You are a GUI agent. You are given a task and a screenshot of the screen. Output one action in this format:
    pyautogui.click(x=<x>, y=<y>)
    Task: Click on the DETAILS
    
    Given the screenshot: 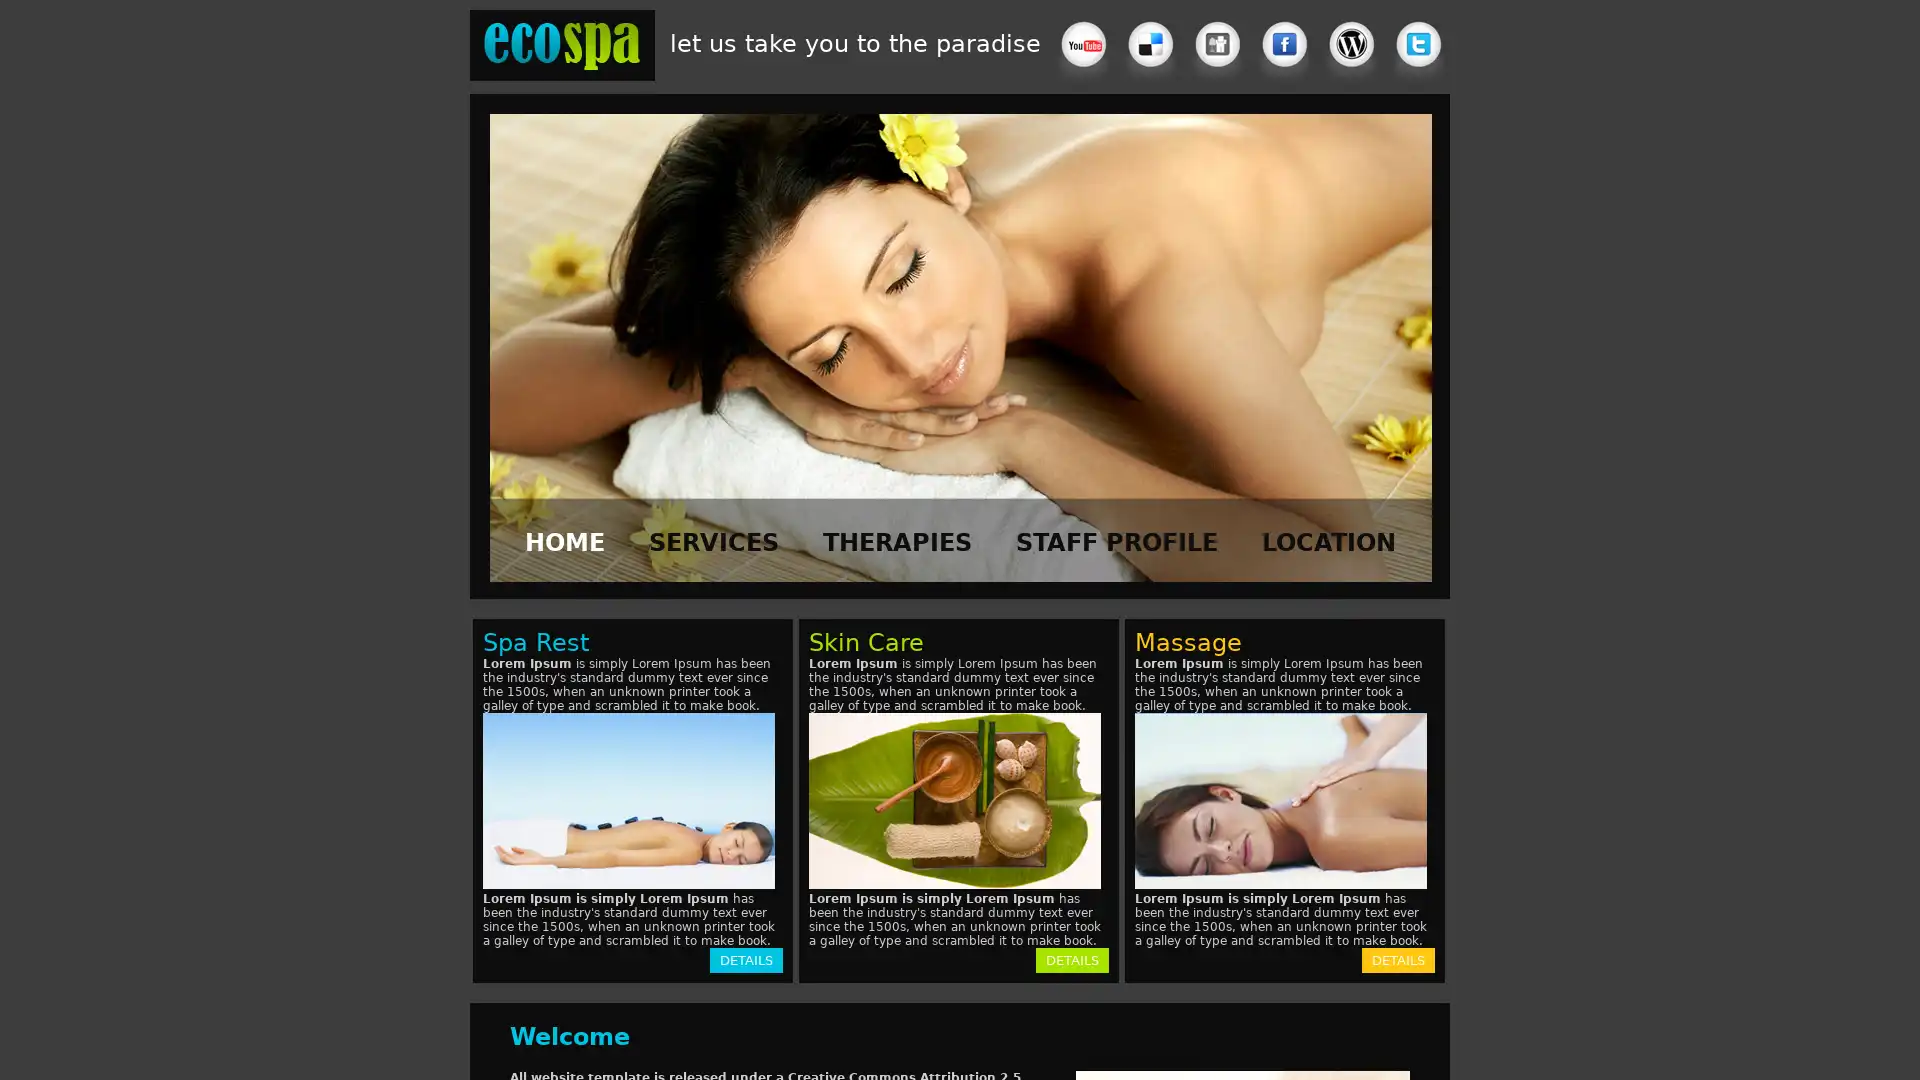 What is the action you would take?
    pyautogui.click(x=1397, y=959)
    